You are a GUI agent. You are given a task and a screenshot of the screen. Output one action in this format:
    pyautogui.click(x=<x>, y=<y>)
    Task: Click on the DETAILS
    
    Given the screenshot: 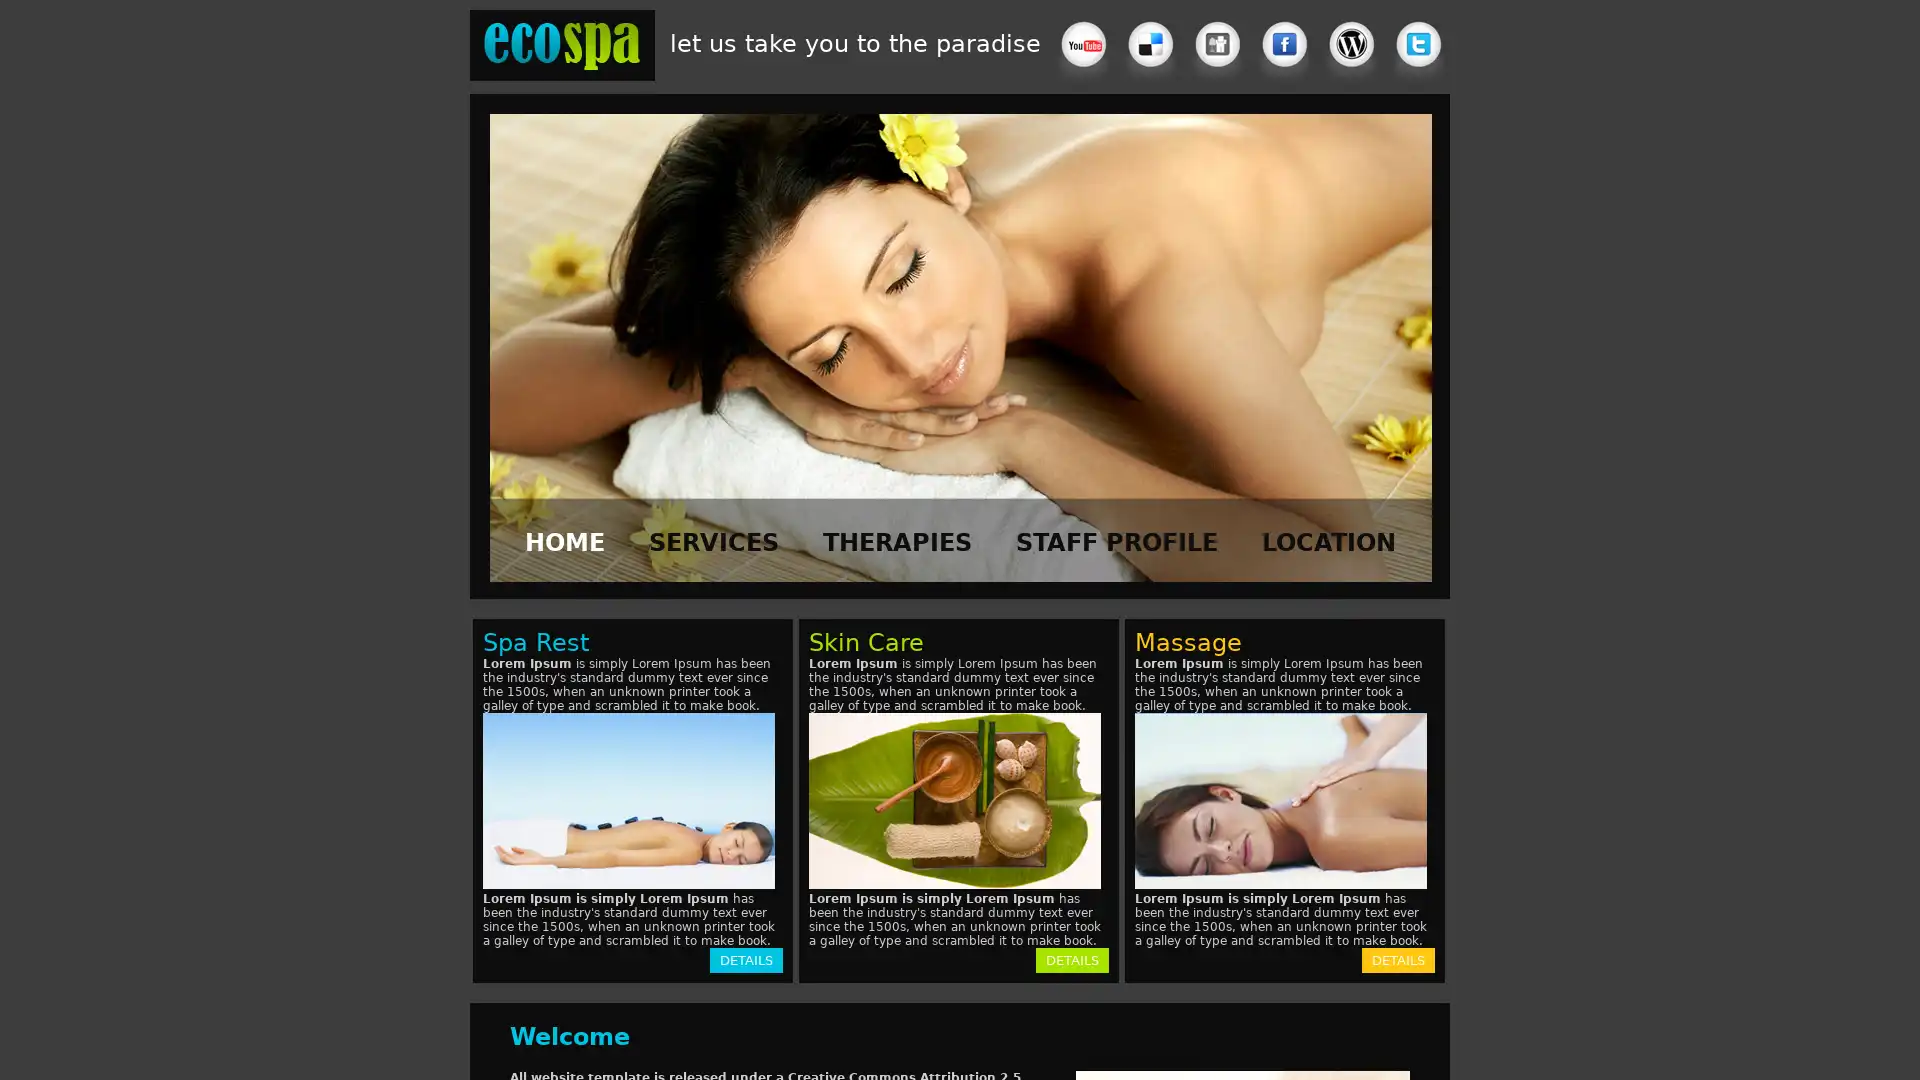 What is the action you would take?
    pyautogui.click(x=1397, y=959)
    